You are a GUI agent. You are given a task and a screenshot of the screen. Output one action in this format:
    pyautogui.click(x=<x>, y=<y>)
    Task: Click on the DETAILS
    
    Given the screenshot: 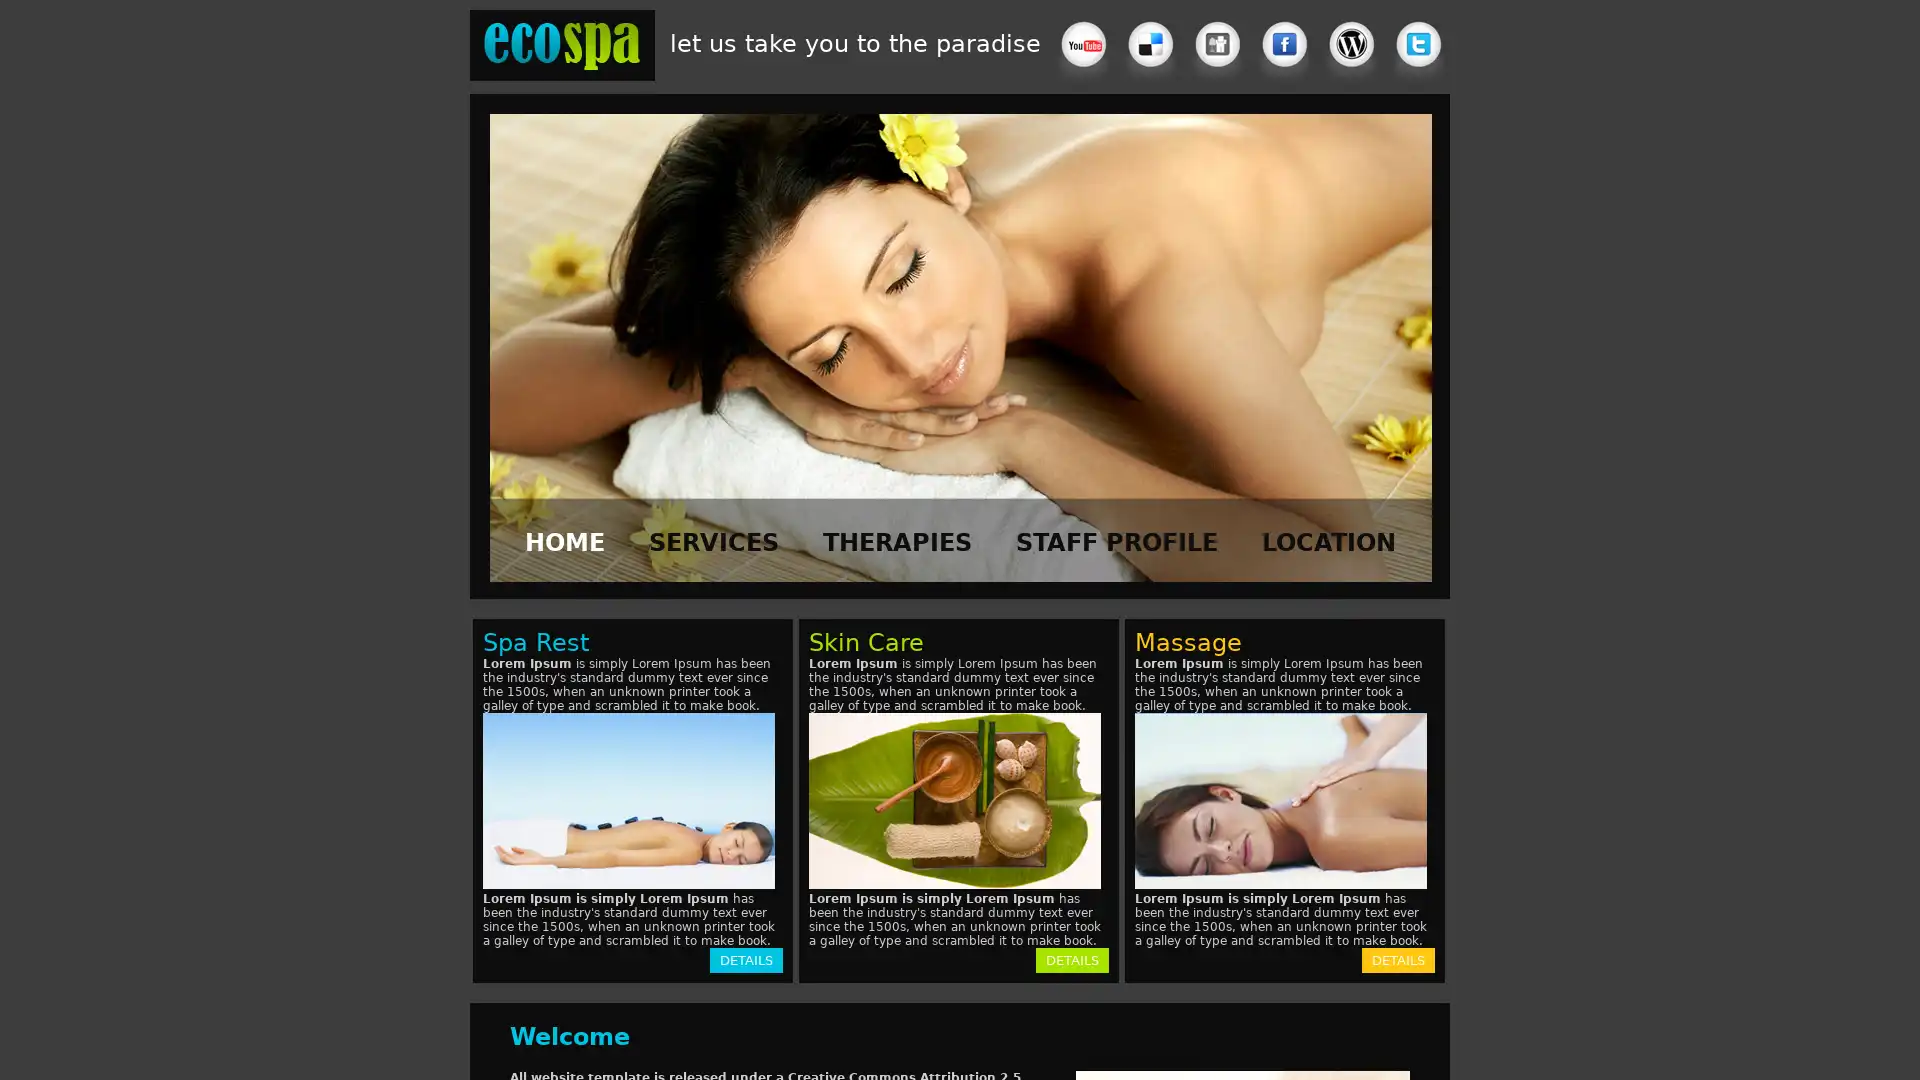 What is the action you would take?
    pyautogui.click(x=1397, y=959)
    